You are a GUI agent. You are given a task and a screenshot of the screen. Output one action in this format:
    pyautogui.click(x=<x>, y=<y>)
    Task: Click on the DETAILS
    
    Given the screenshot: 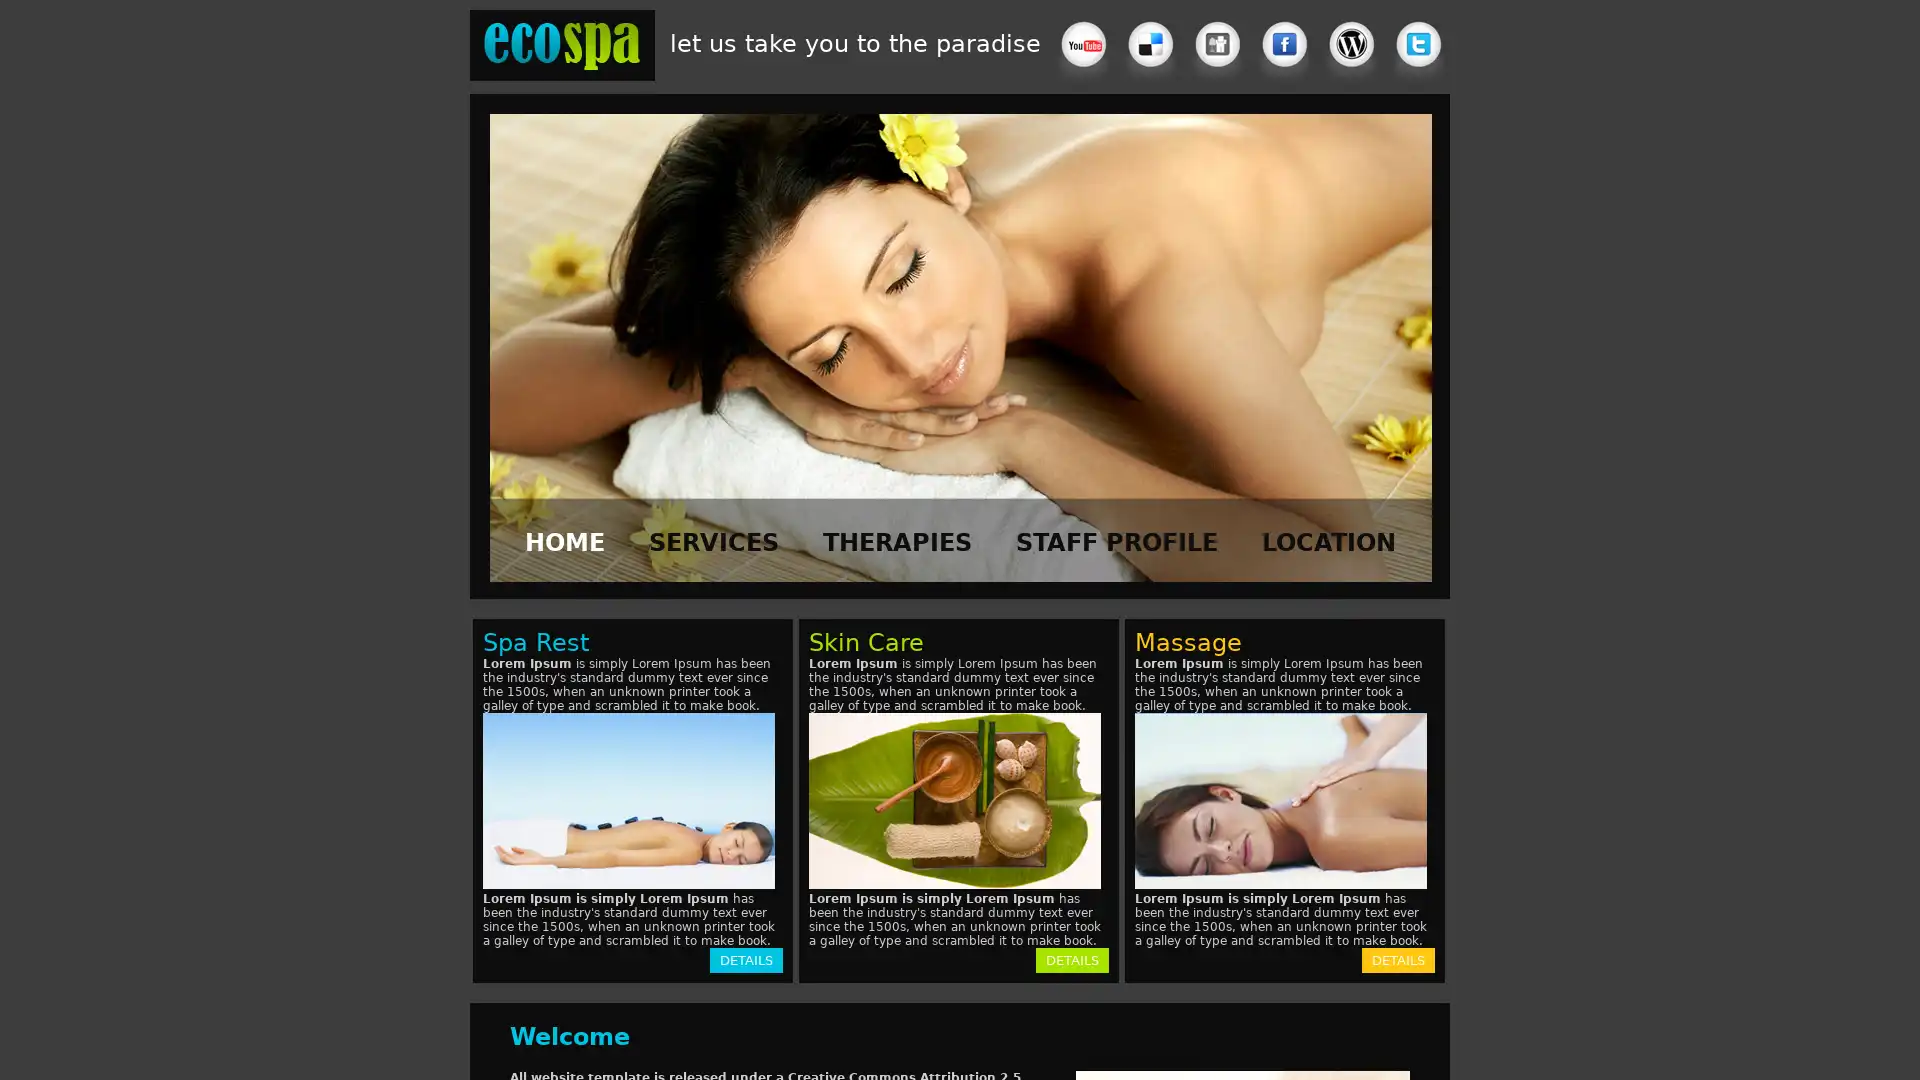 What is the action you would take?
    pyautogui.click(x=1397, y=959)
    